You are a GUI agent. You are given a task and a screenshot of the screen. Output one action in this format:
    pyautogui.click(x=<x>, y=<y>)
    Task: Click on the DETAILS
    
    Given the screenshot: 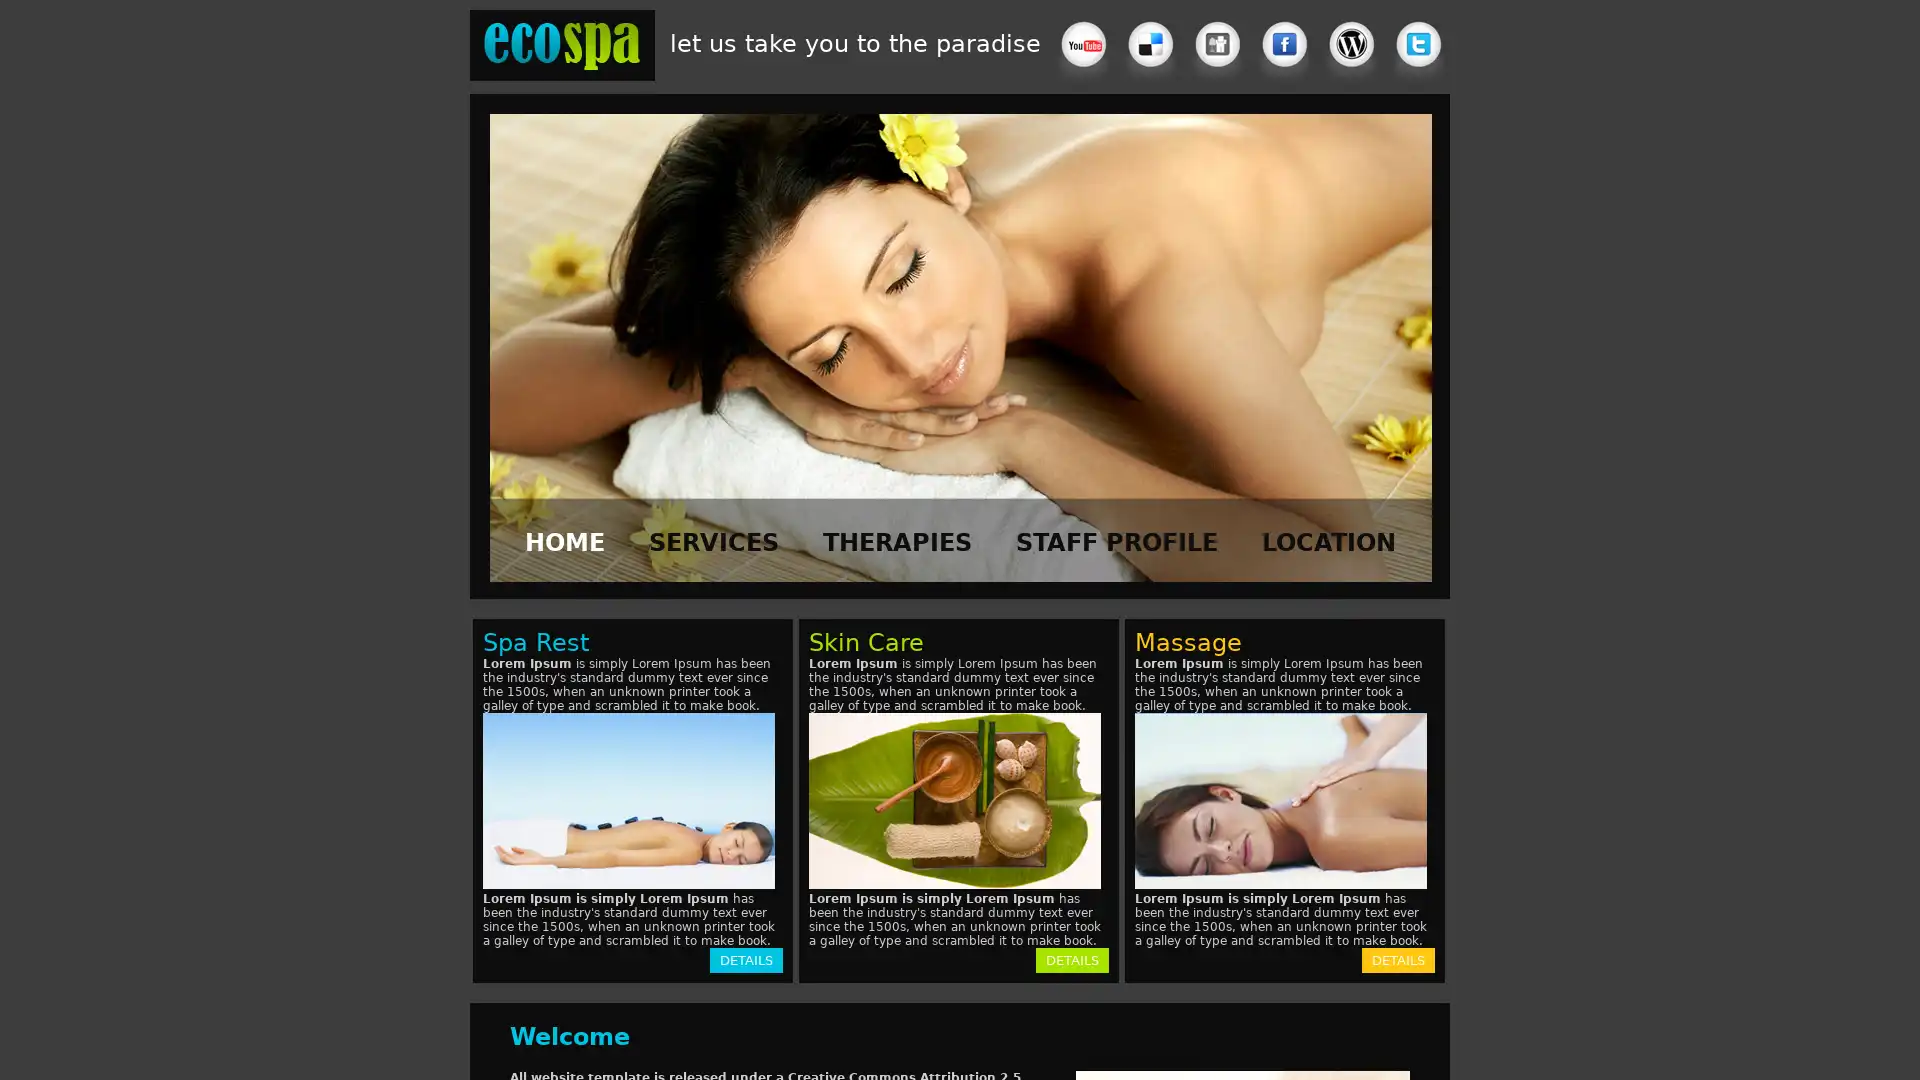 What is the action you would take?
    pyautogui.click(x=1397, y=959)
    